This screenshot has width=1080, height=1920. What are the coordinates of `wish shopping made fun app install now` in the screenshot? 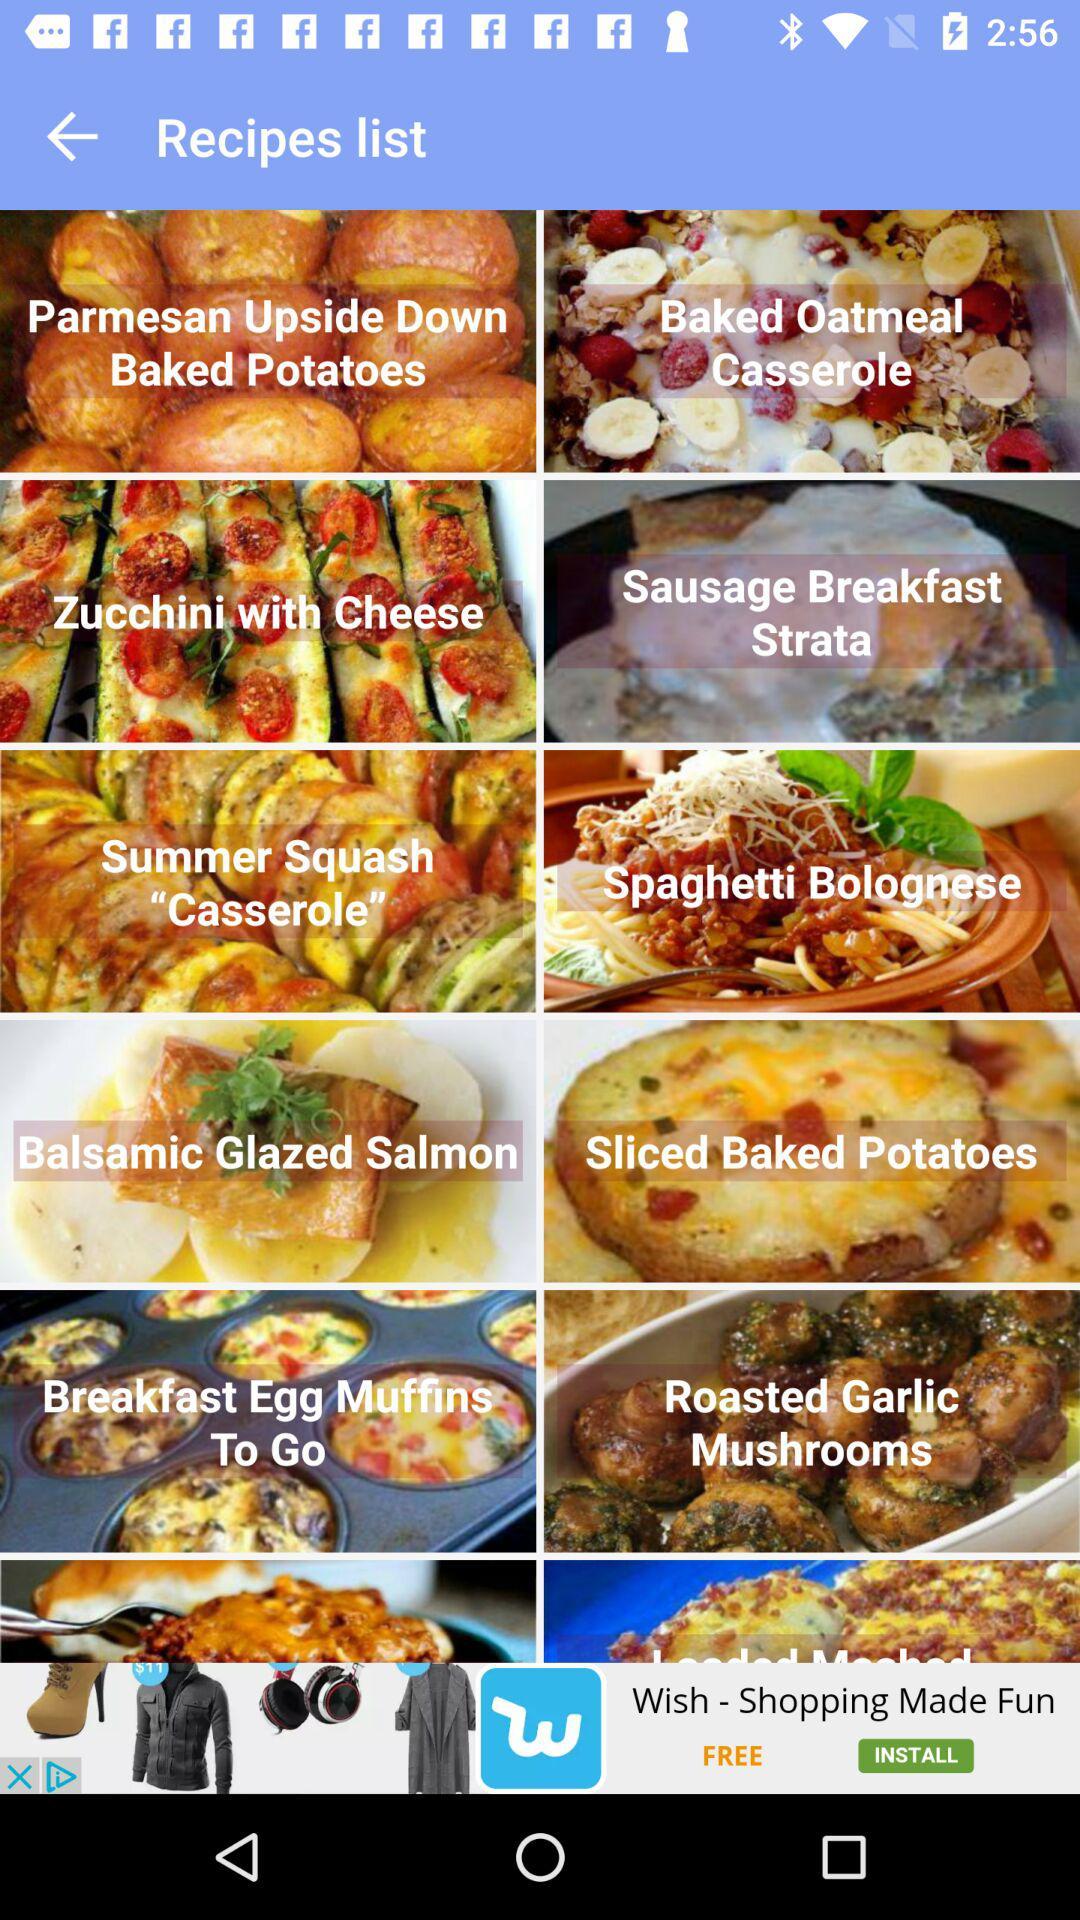 It's located at (540, 1727).